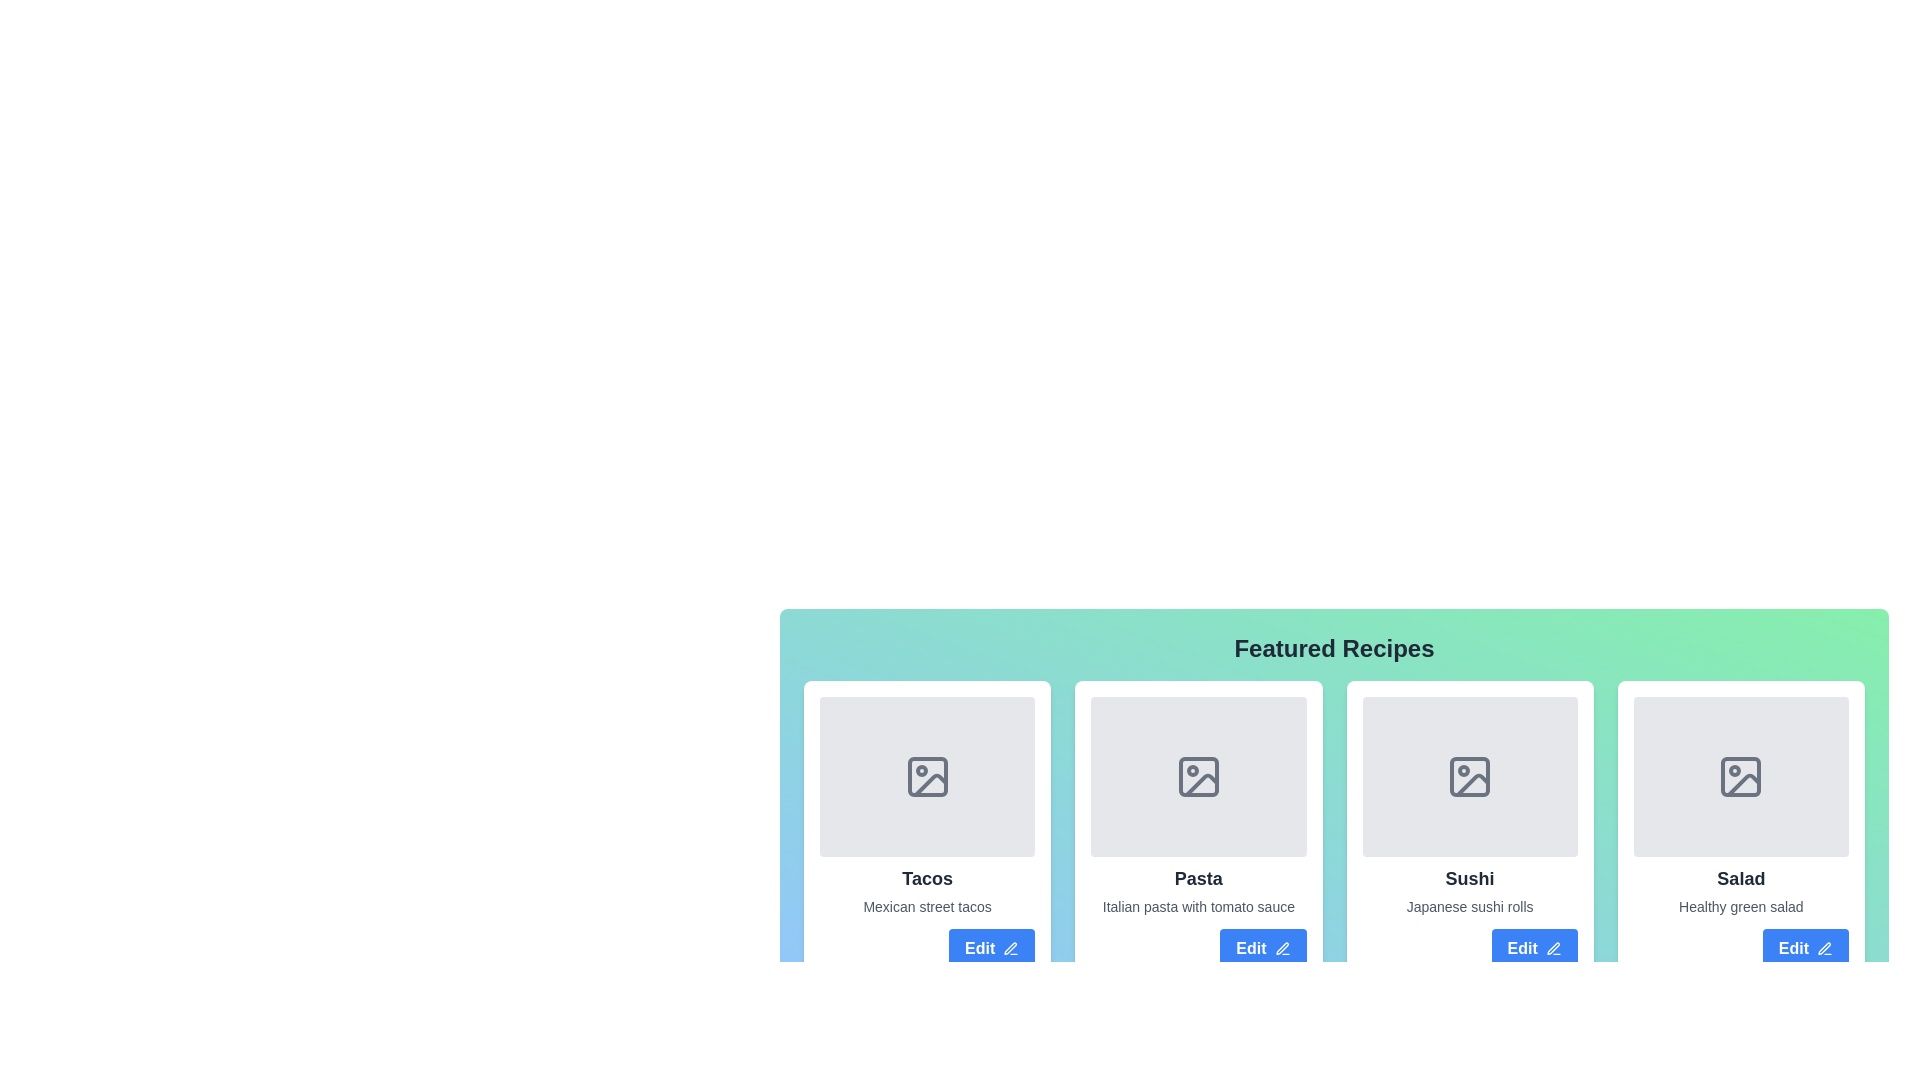 The image size is (1920, 1080). Describe the element at coordinates (1198, 775) in the screenshot. I see `the icon placeholder for the image` at that location.